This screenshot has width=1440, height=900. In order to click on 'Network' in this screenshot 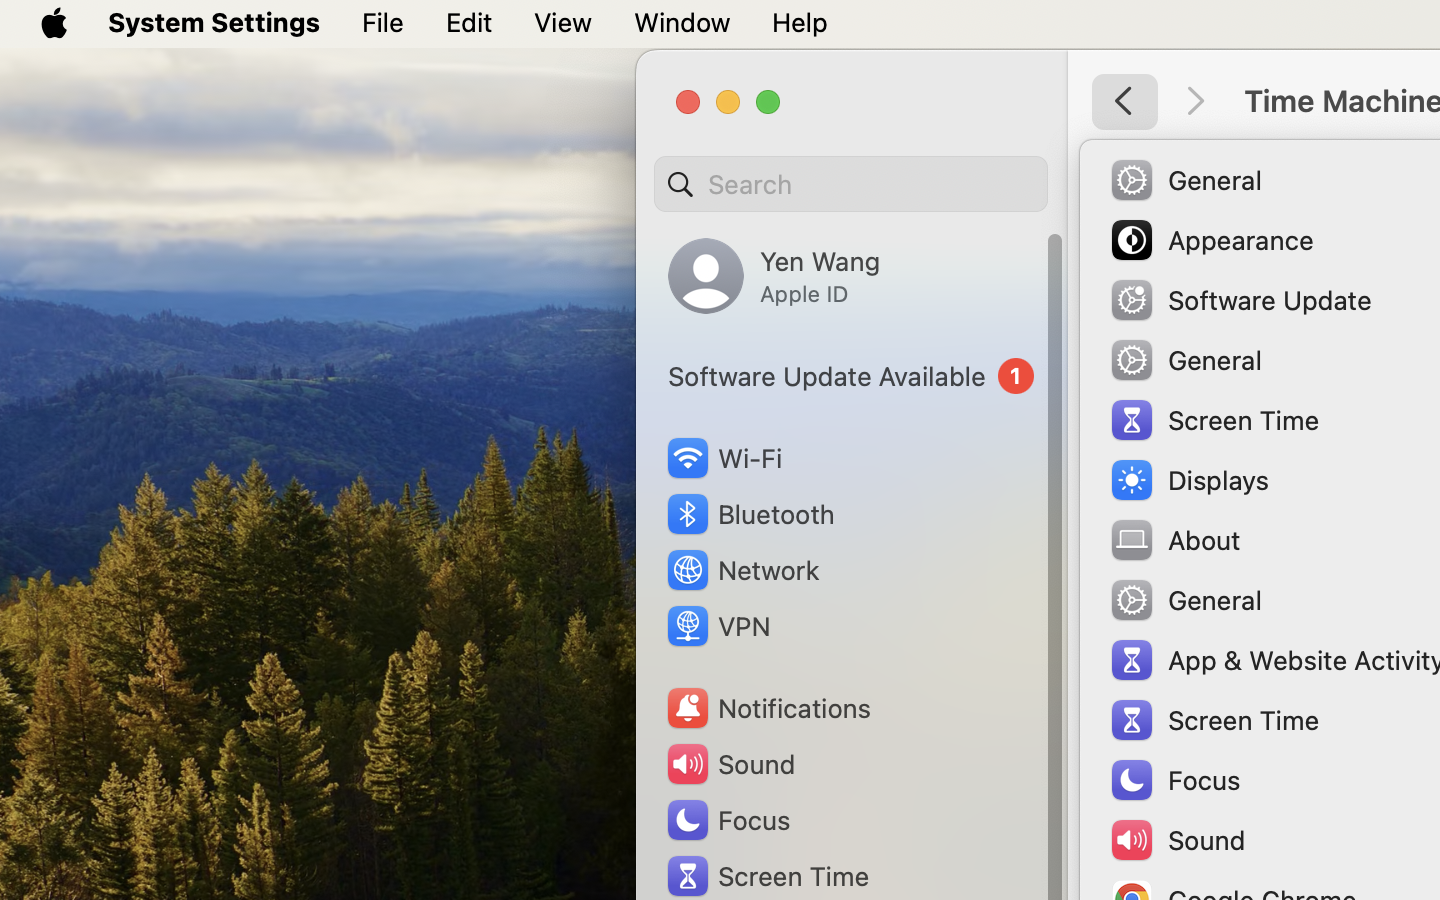, I will do `click(741, 569)`.